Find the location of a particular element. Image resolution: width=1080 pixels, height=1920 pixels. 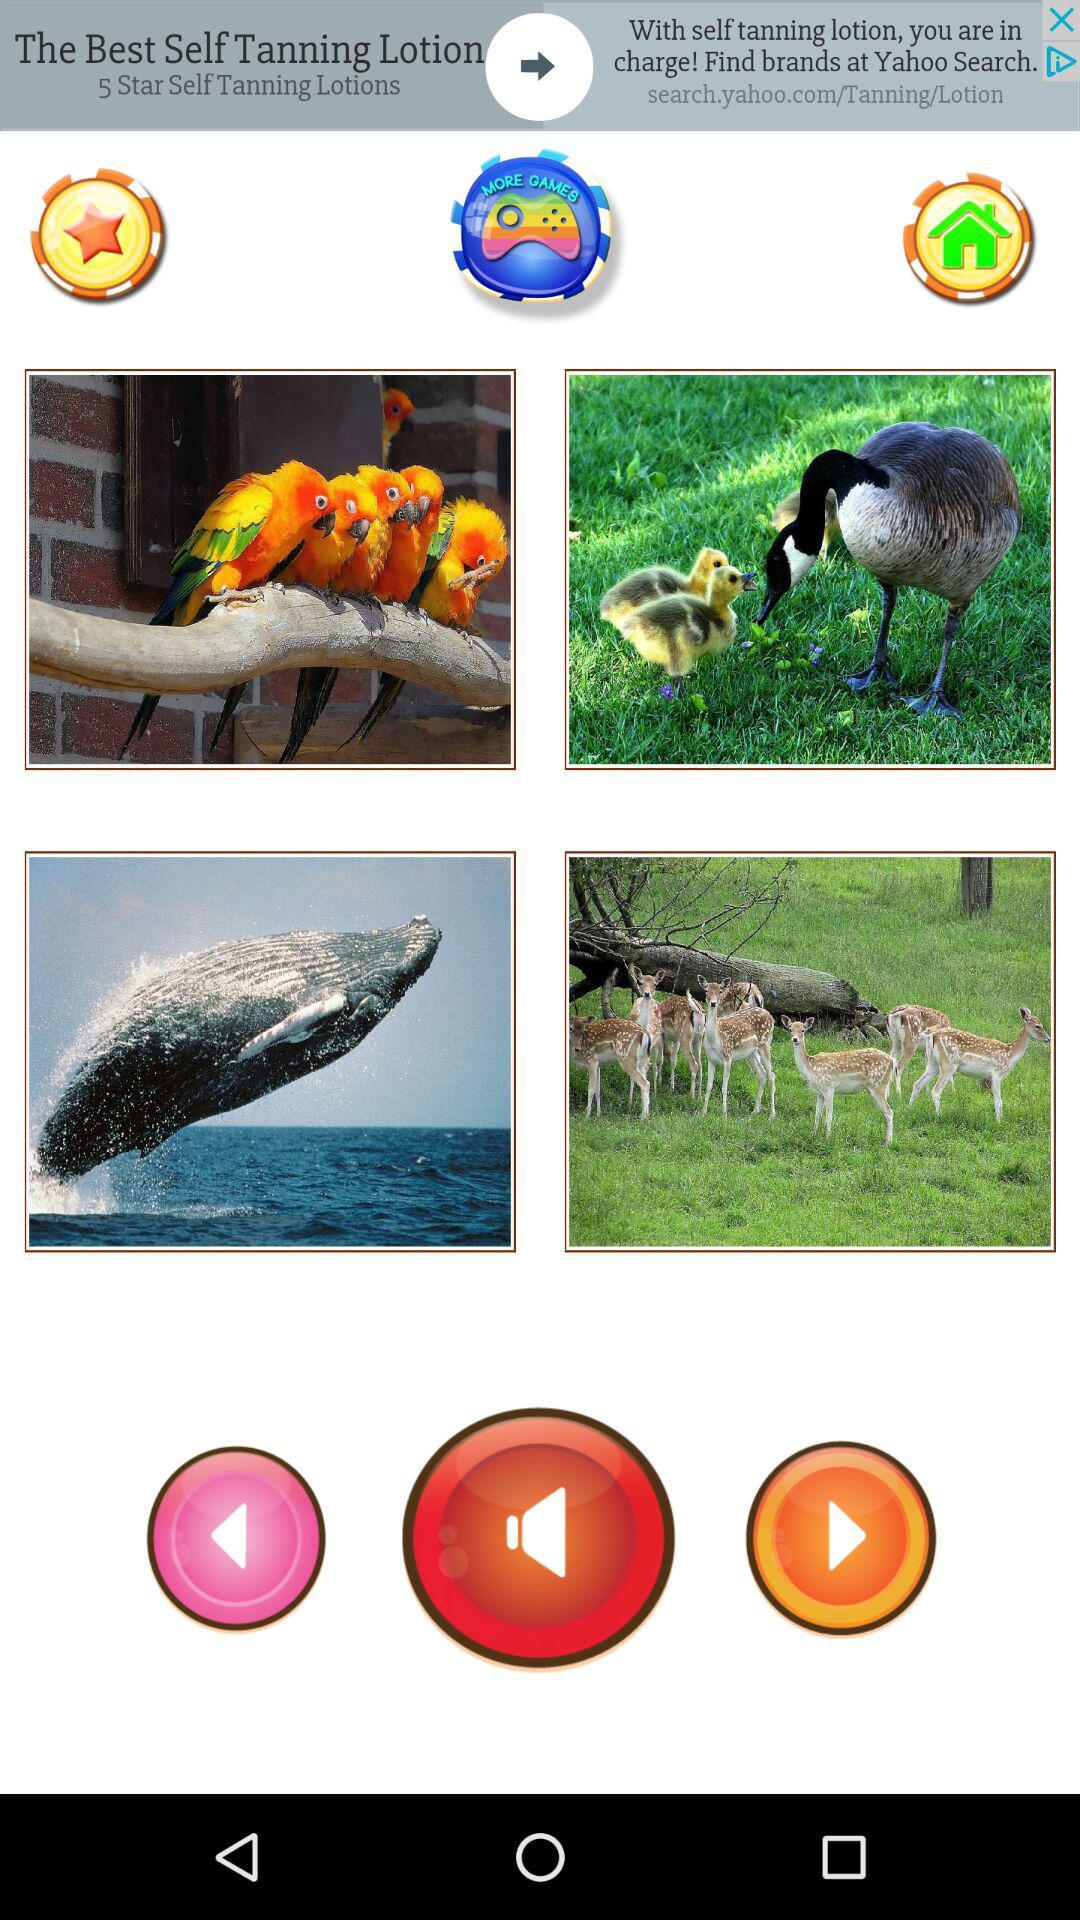

play is located at coordinates (538, 1538).